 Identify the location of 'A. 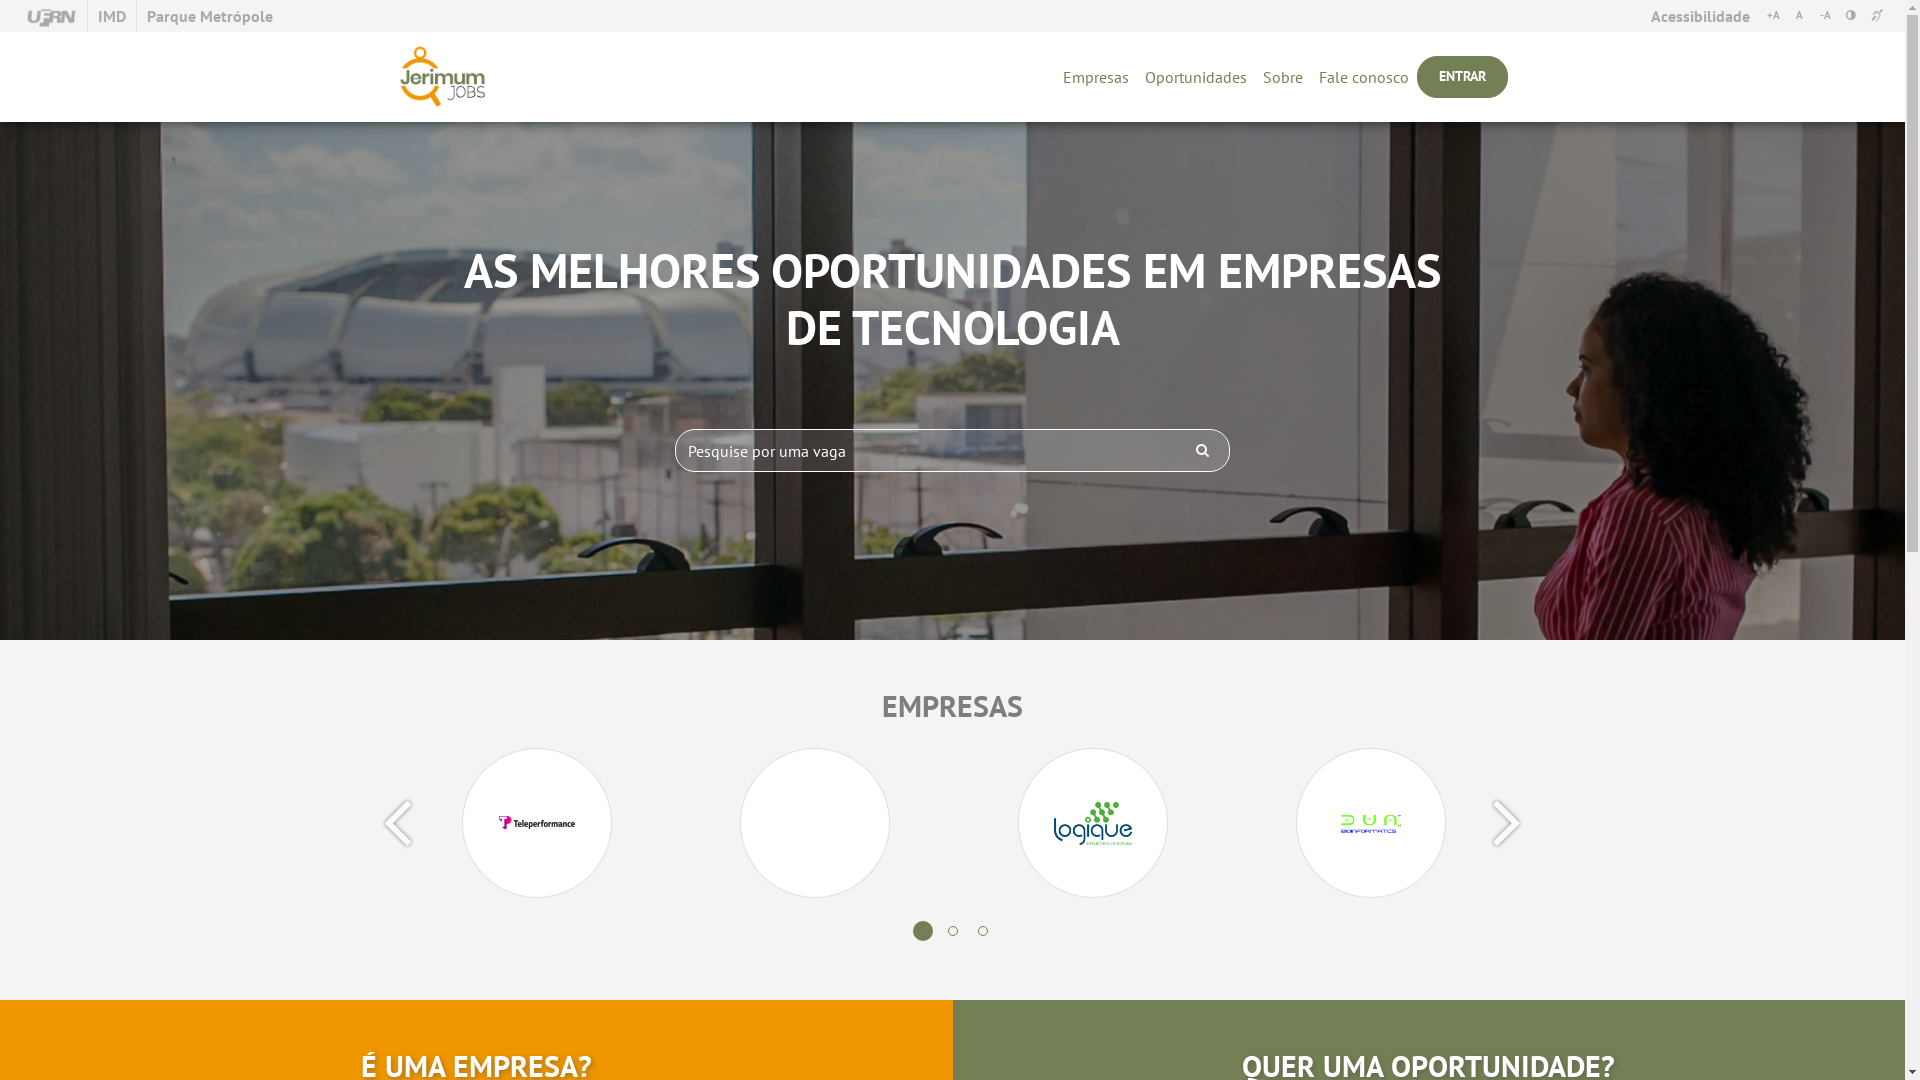
(1799, 15).